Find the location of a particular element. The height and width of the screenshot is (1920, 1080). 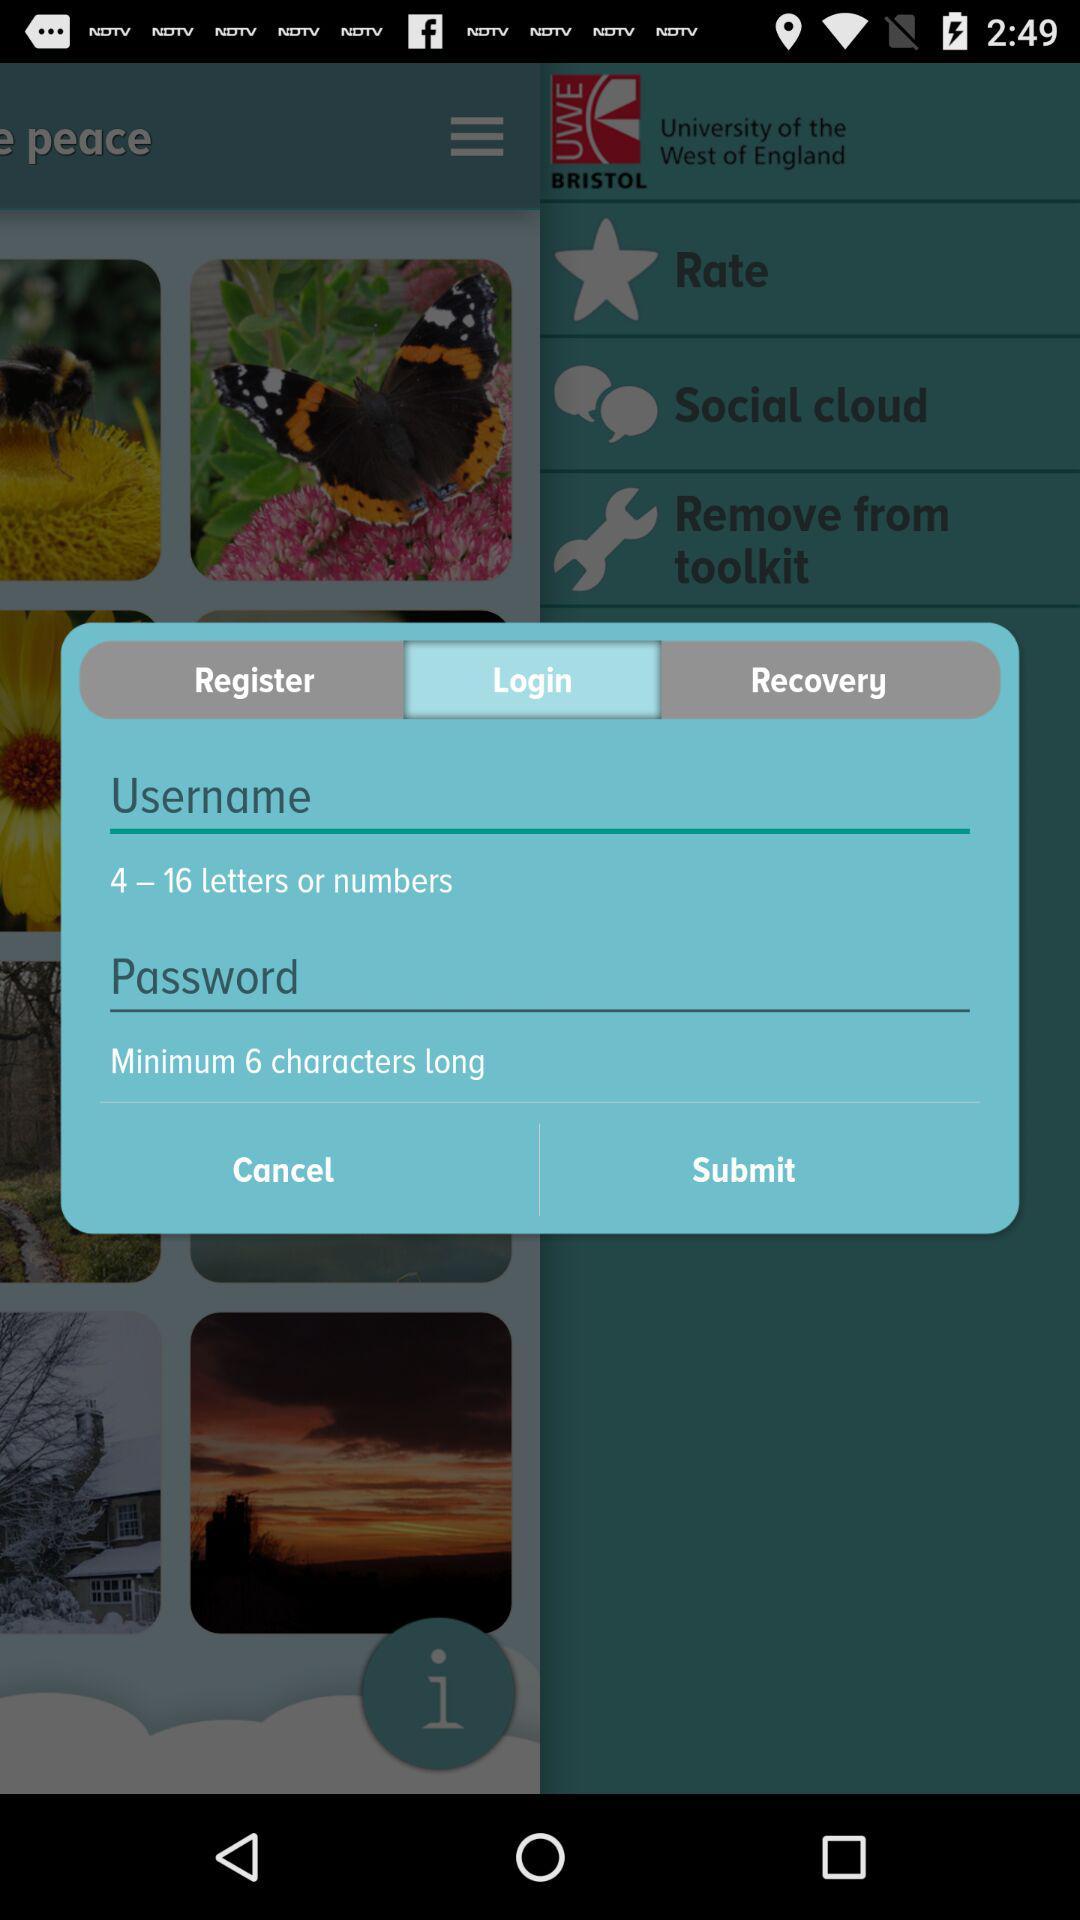

the icon below the register item is located at coordinates (540, 795).